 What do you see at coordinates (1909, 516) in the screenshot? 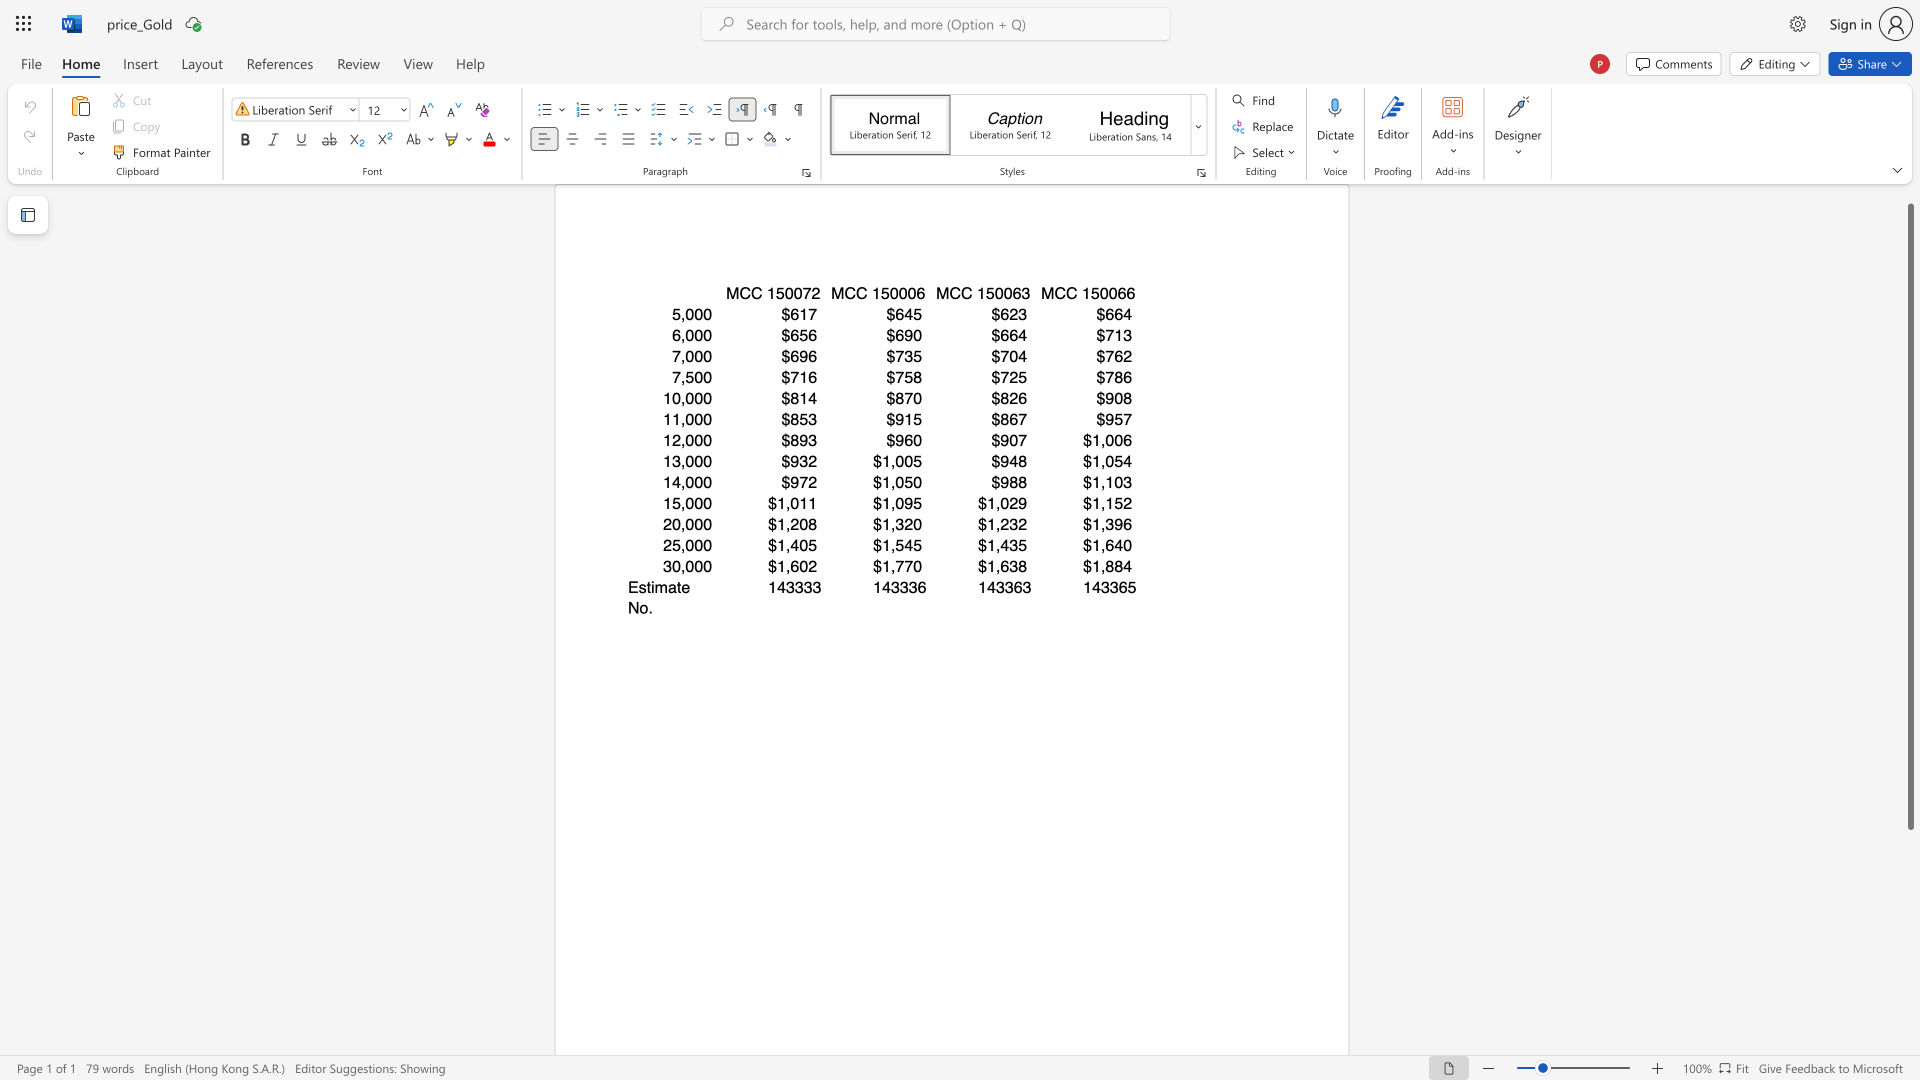
I see `the scrollbar and move up 10 pixels` at bounding box center [1909, 516].